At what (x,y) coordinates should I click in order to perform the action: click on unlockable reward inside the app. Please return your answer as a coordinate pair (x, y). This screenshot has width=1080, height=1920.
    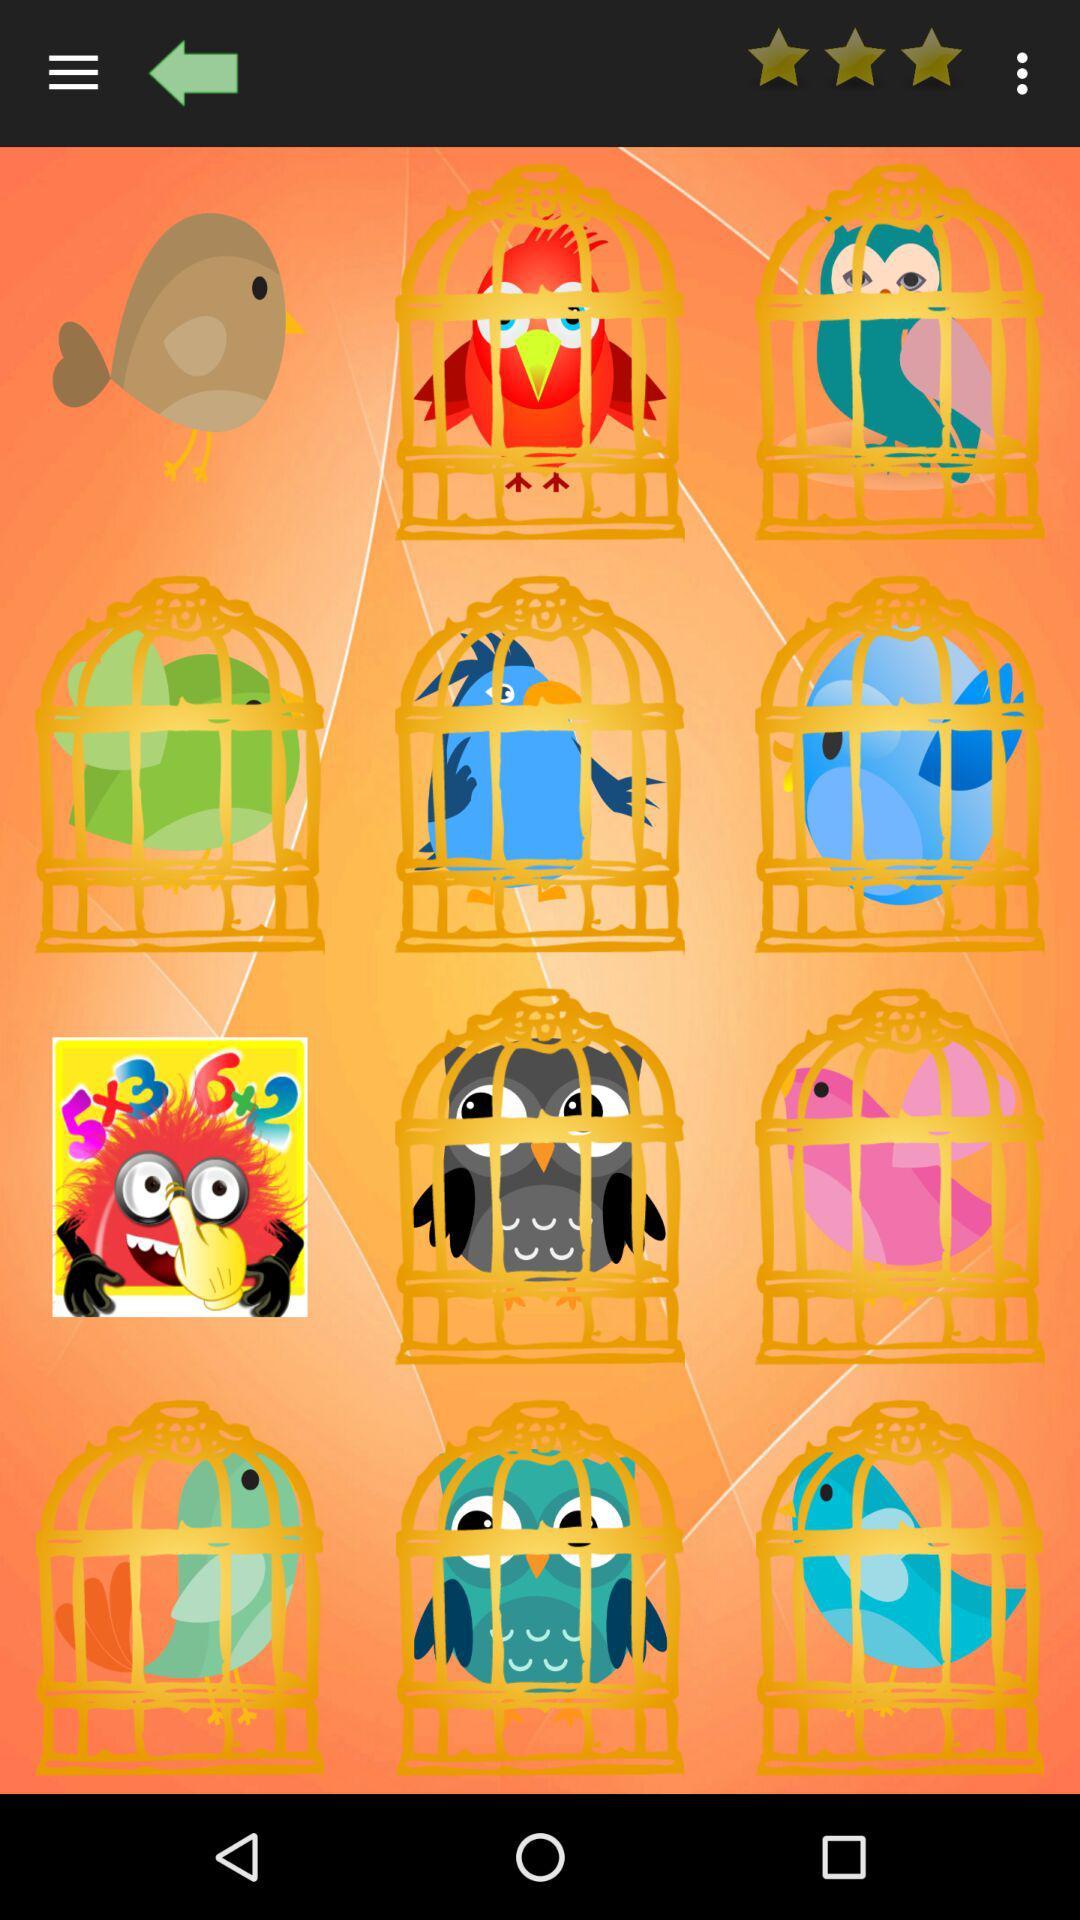
    Looking at the image, I should click on (898, 1177).